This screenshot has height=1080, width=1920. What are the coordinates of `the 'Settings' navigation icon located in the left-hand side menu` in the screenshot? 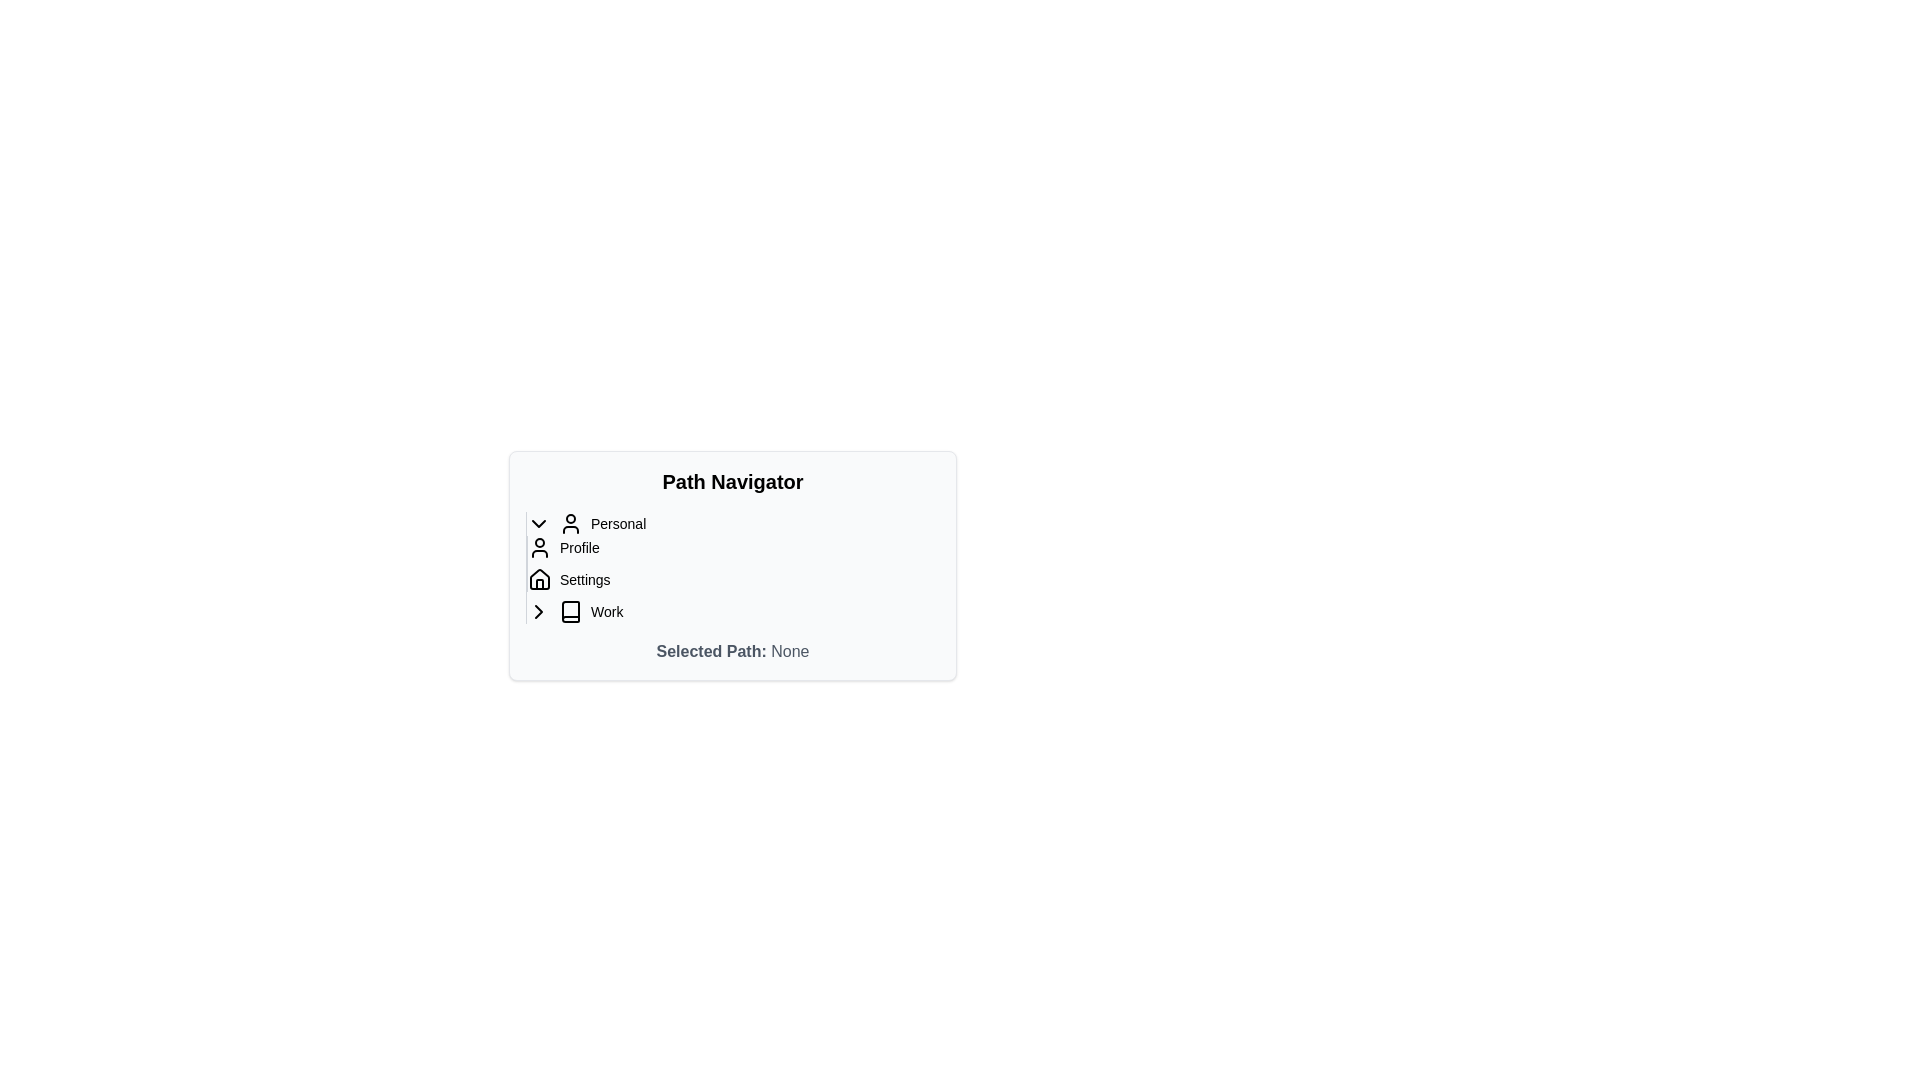 It's located at (539, 578).